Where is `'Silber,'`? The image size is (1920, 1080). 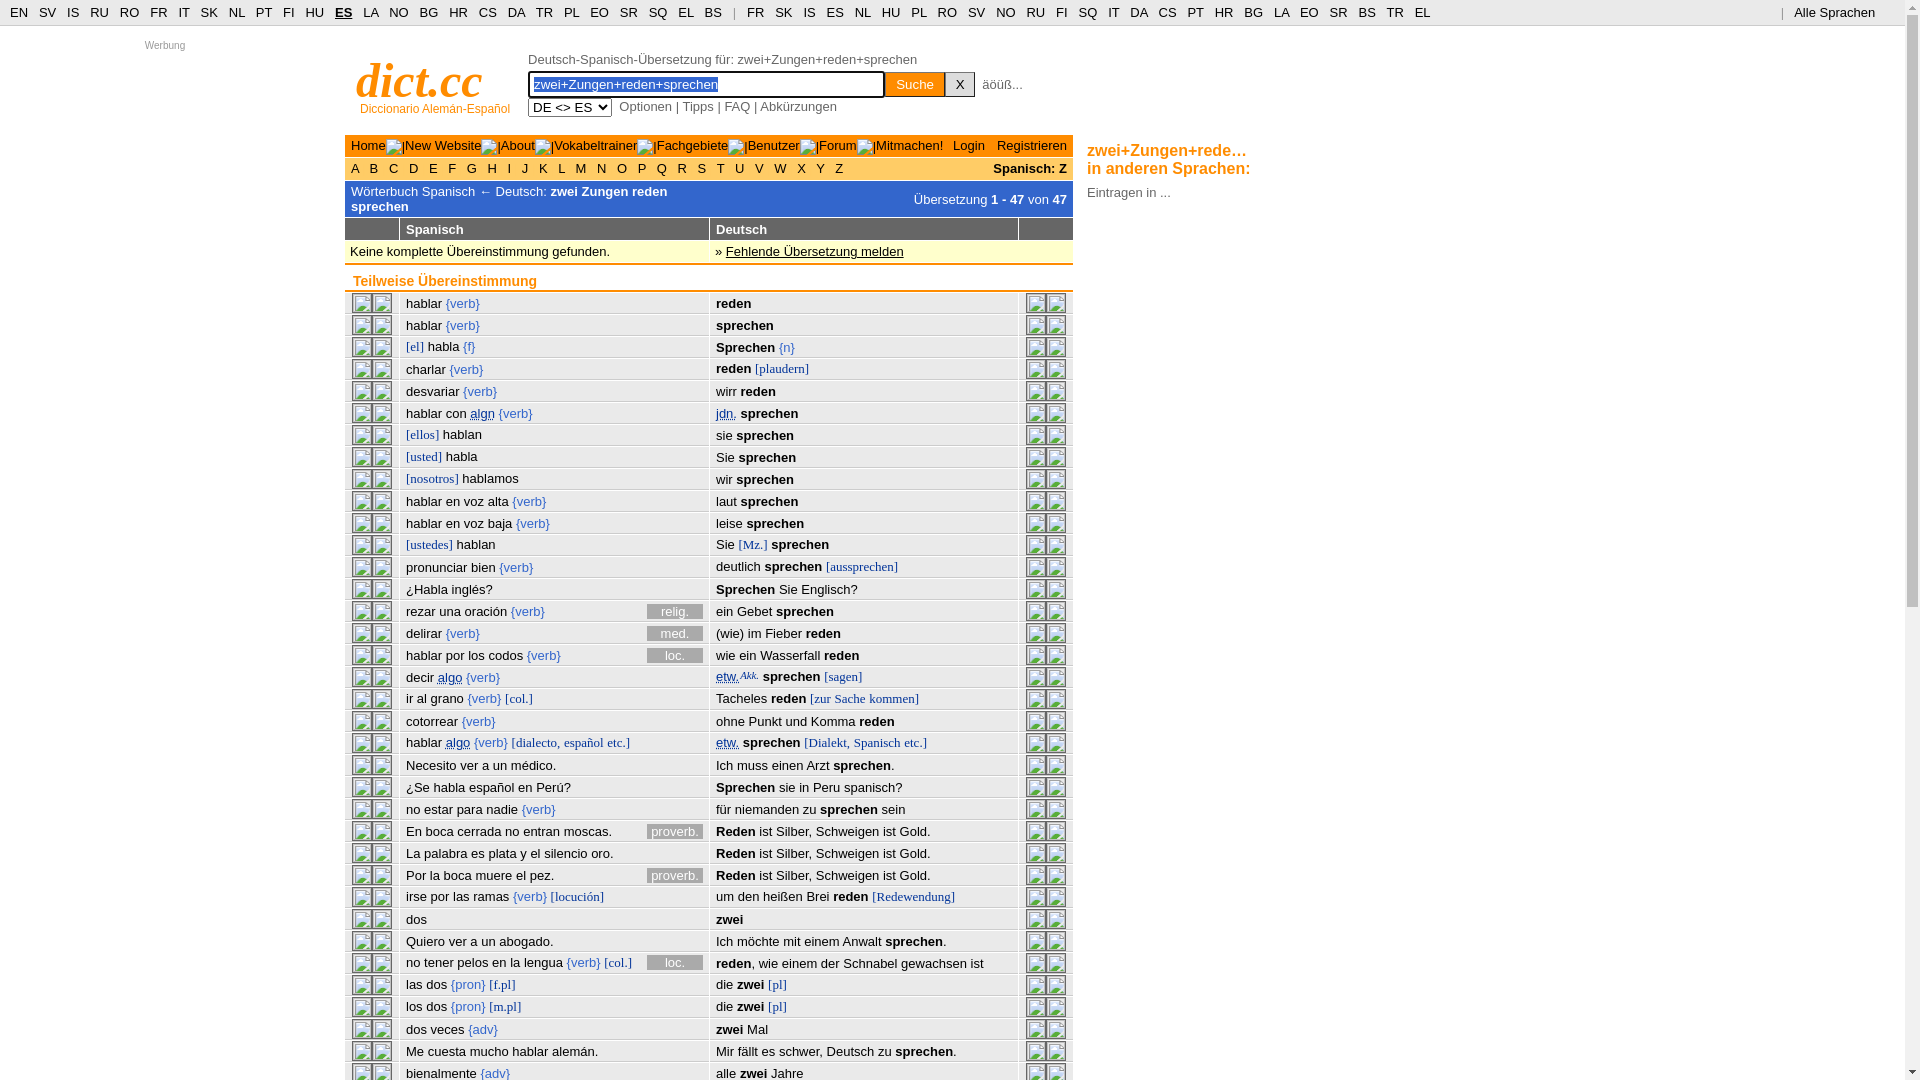
'Silber,' is located at coordinates (792, 831).